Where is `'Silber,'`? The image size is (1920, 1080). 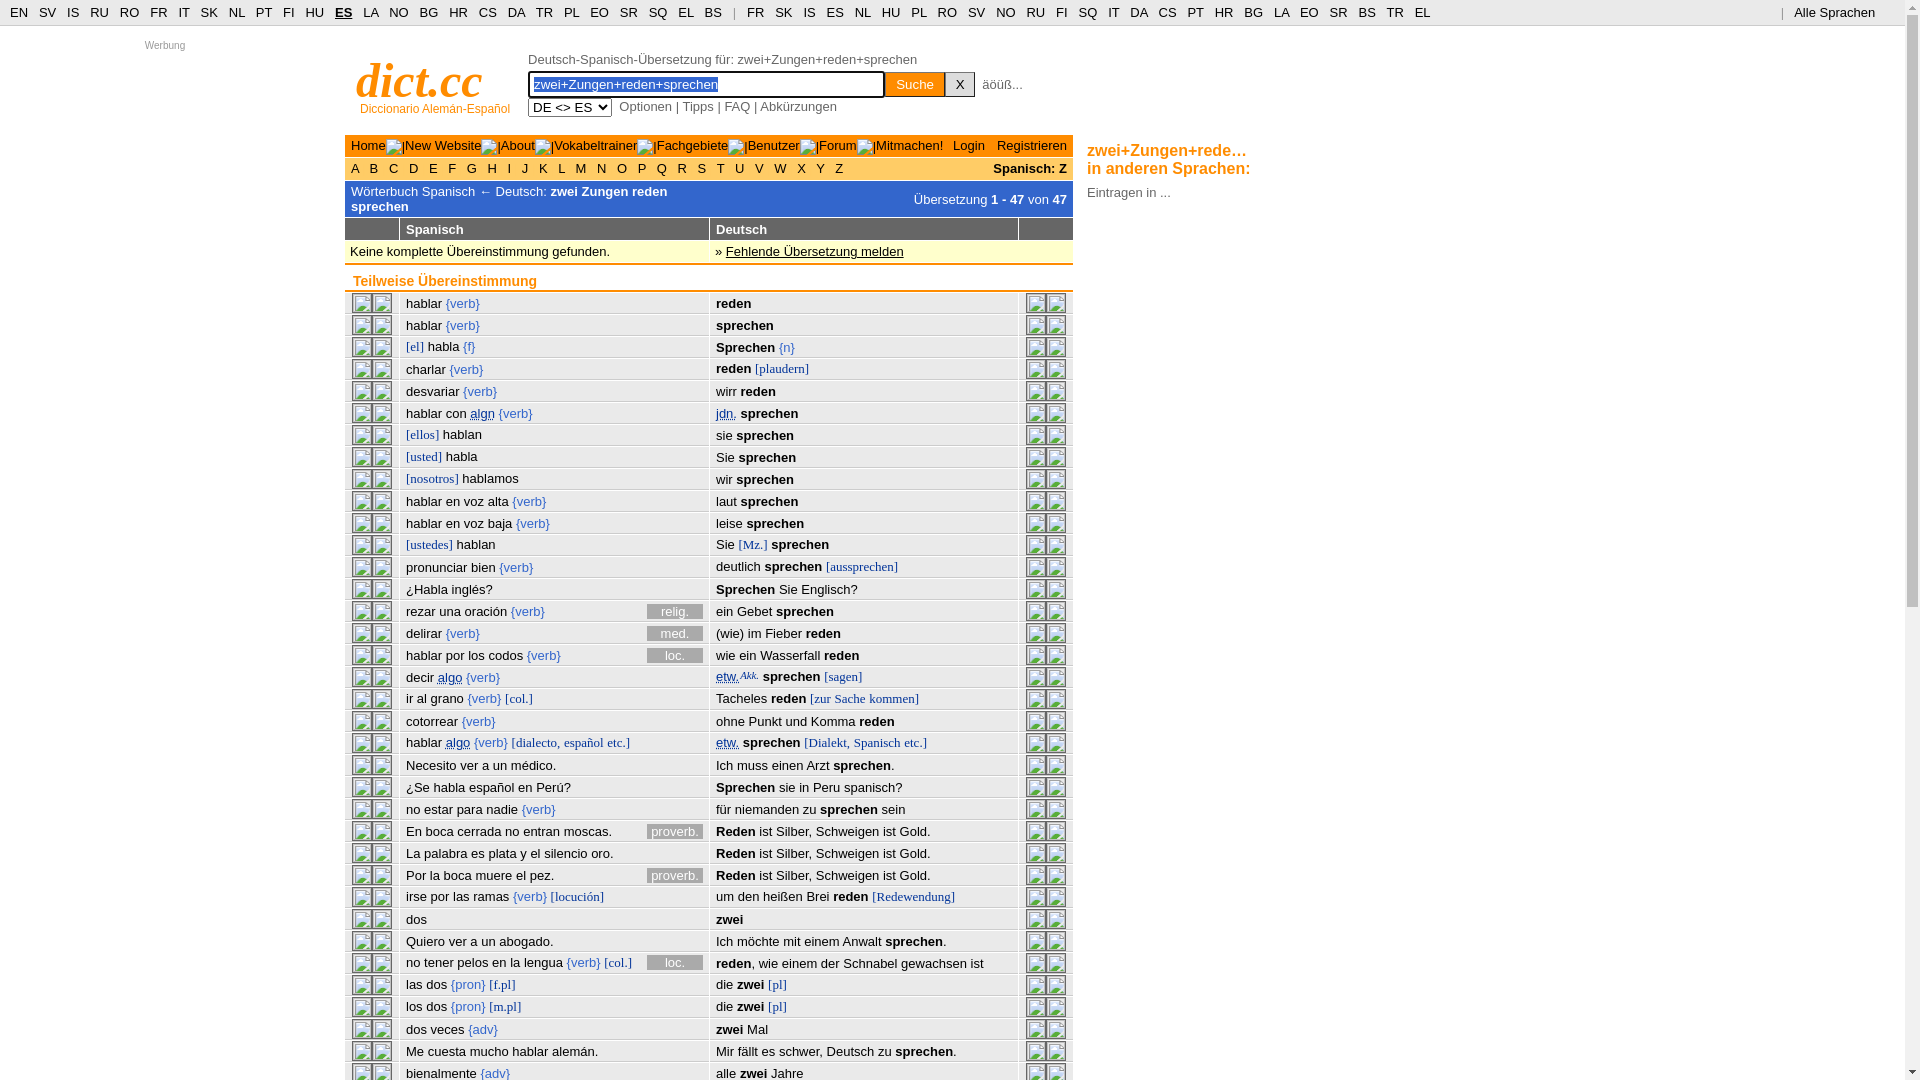
'Silber,' is located at coordinates (792, 831).